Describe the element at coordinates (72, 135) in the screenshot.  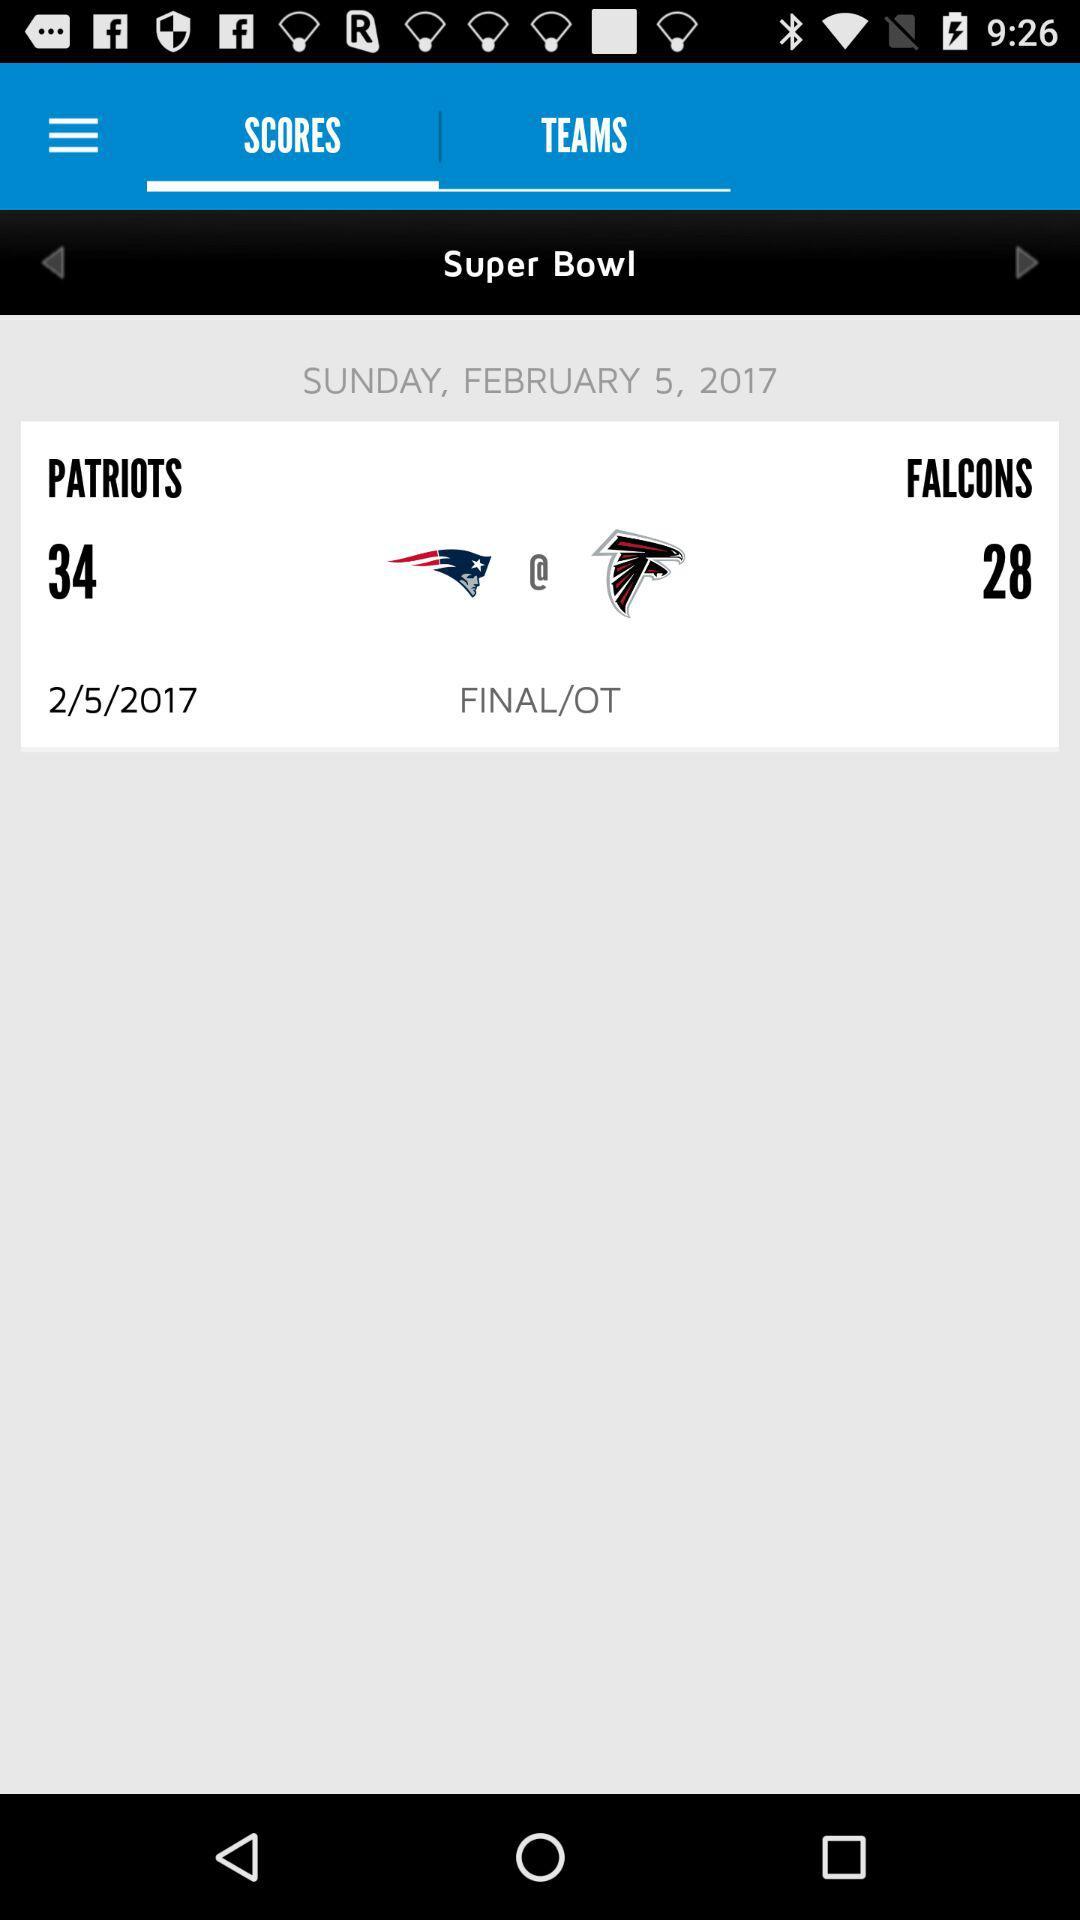
I see `menu option` at that location.